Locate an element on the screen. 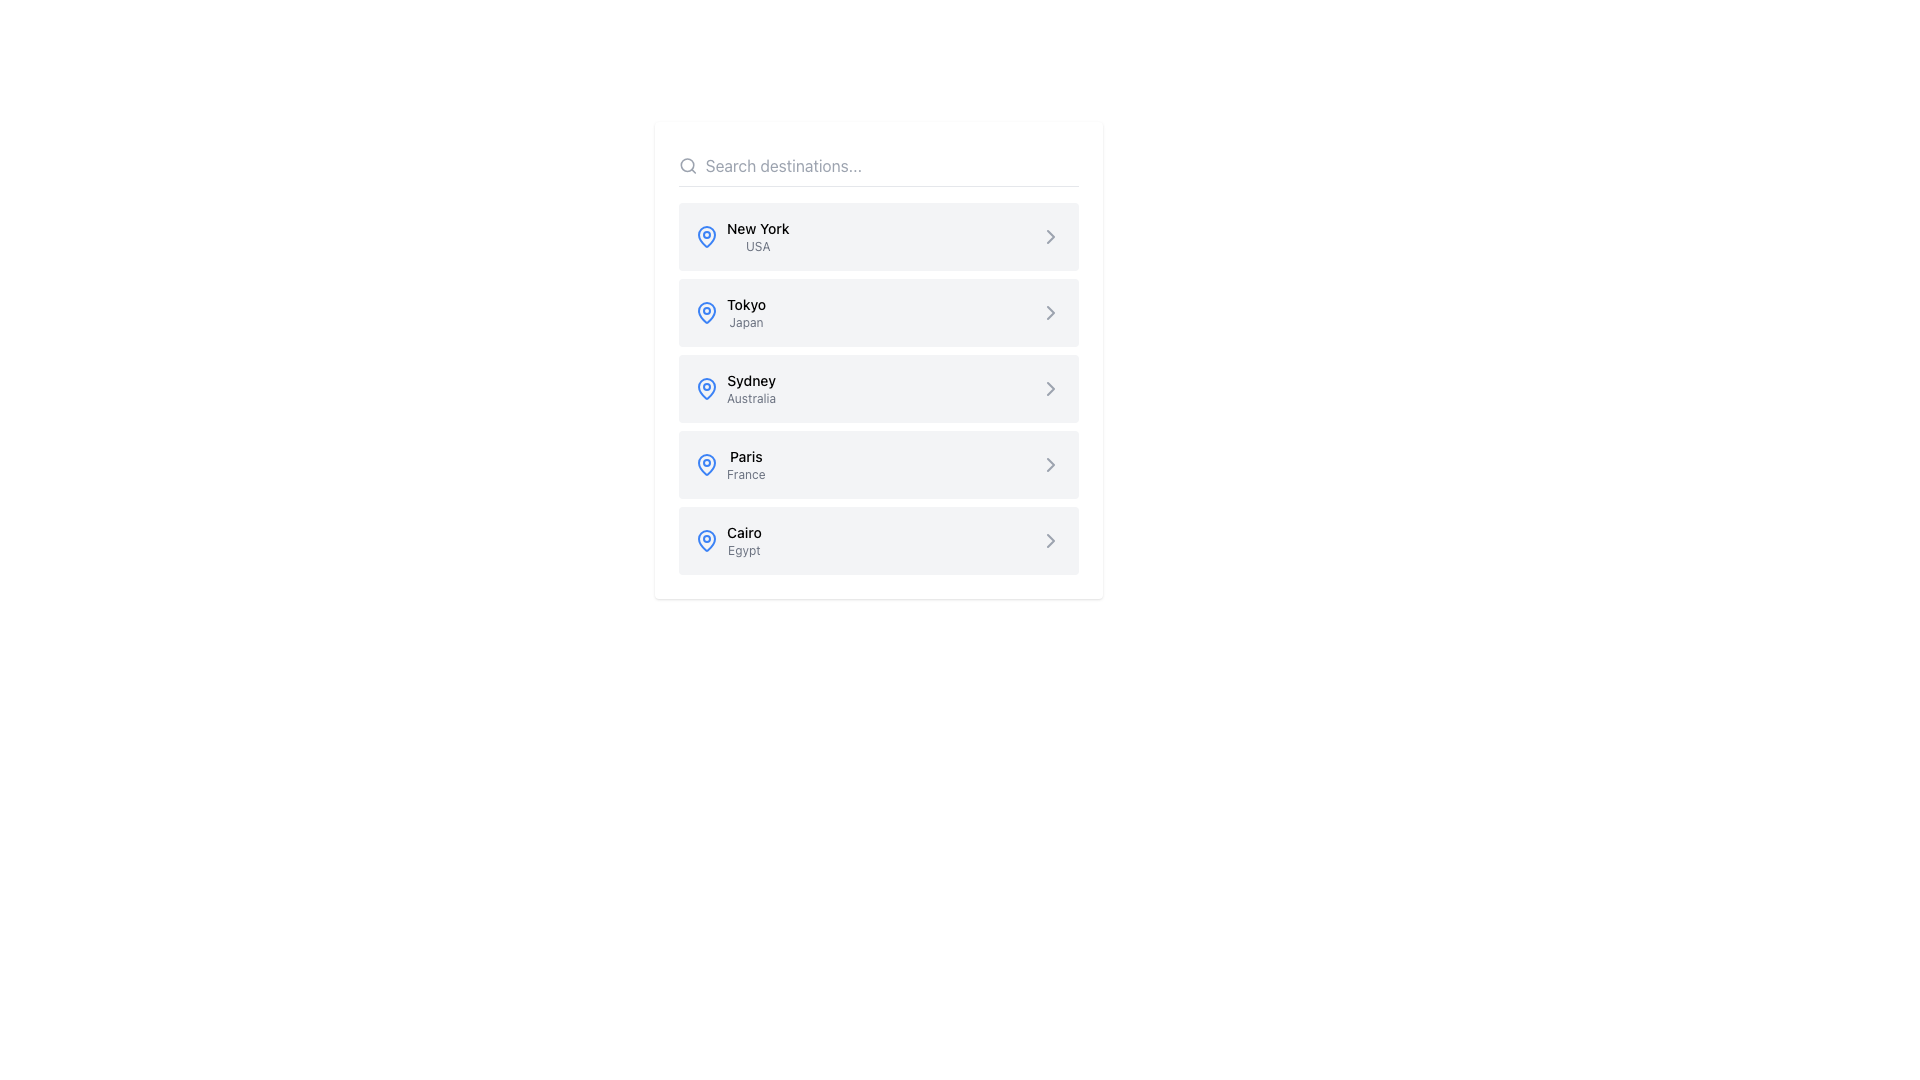  the selectable list item representing Tokyo, Japan is located at coordinates (878, 312).